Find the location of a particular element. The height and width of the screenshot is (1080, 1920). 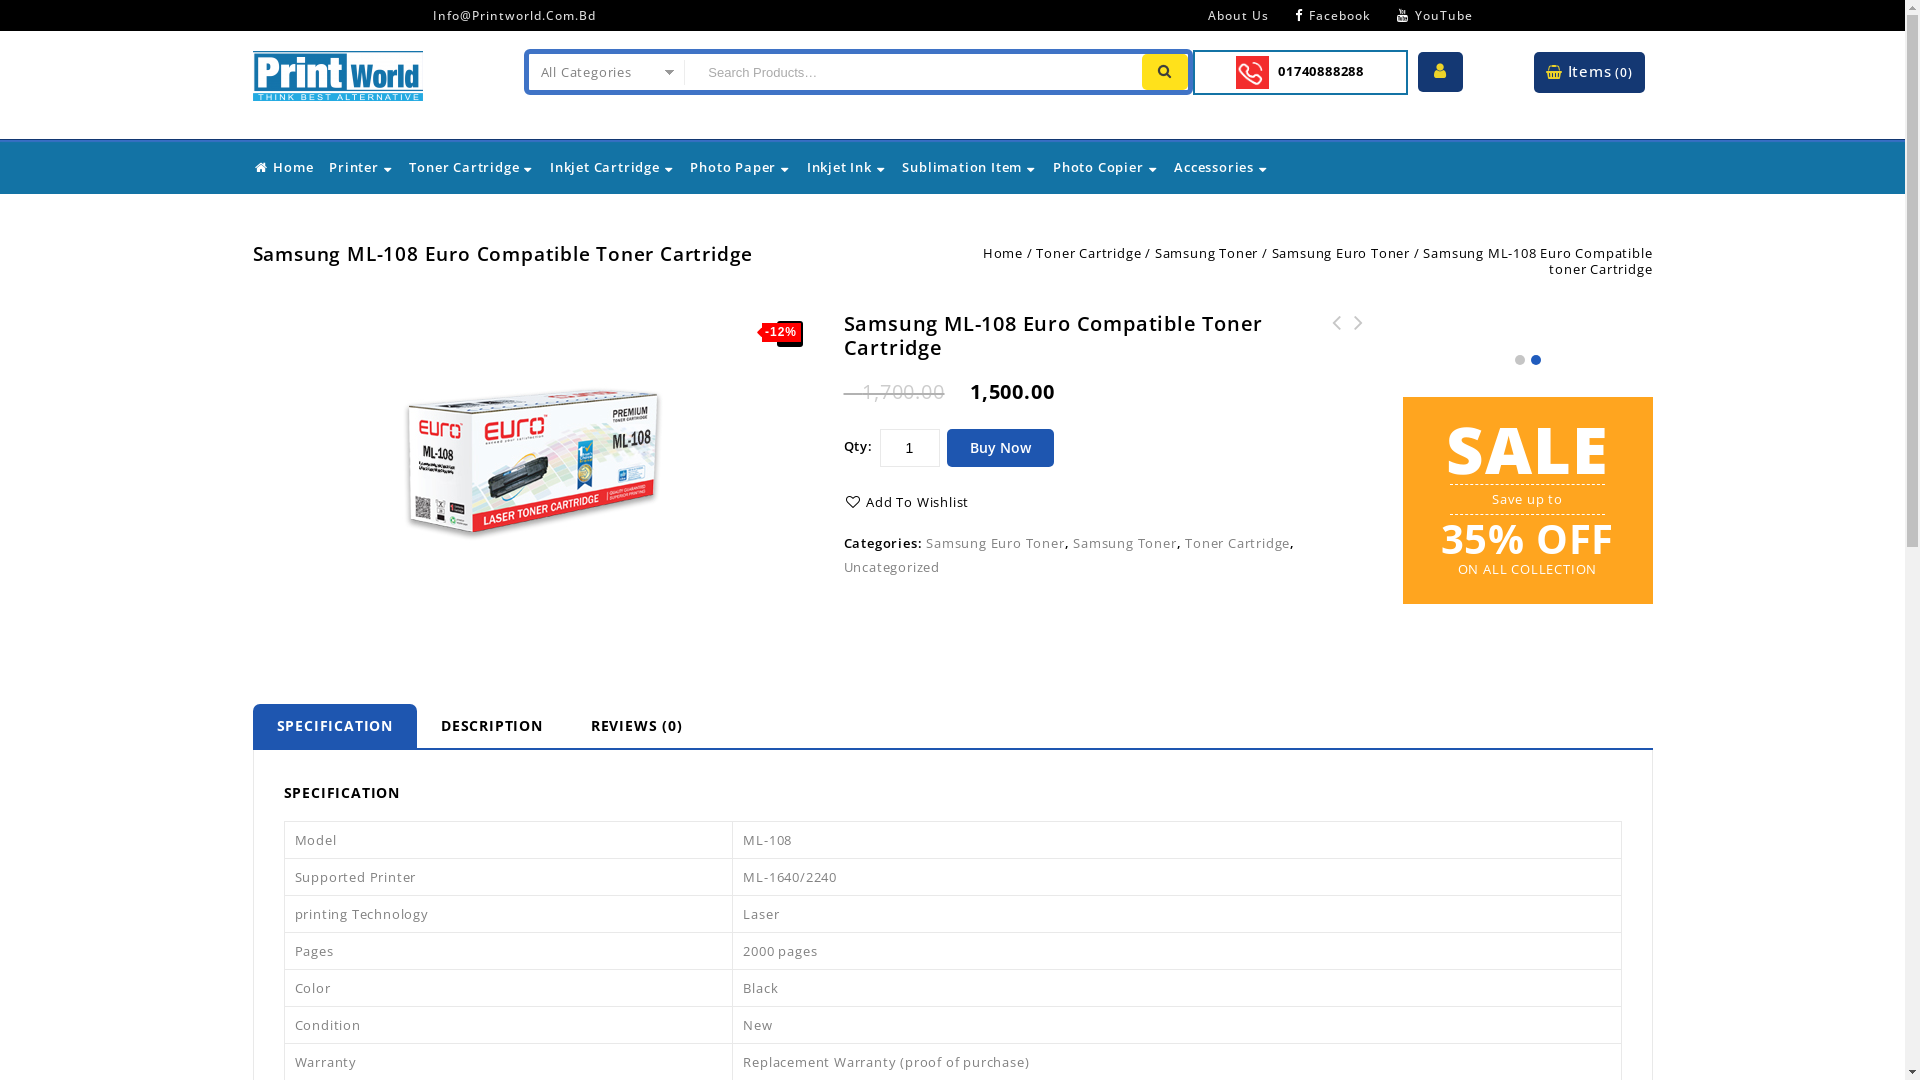

'Search' is located at coordinates (1165, 71).